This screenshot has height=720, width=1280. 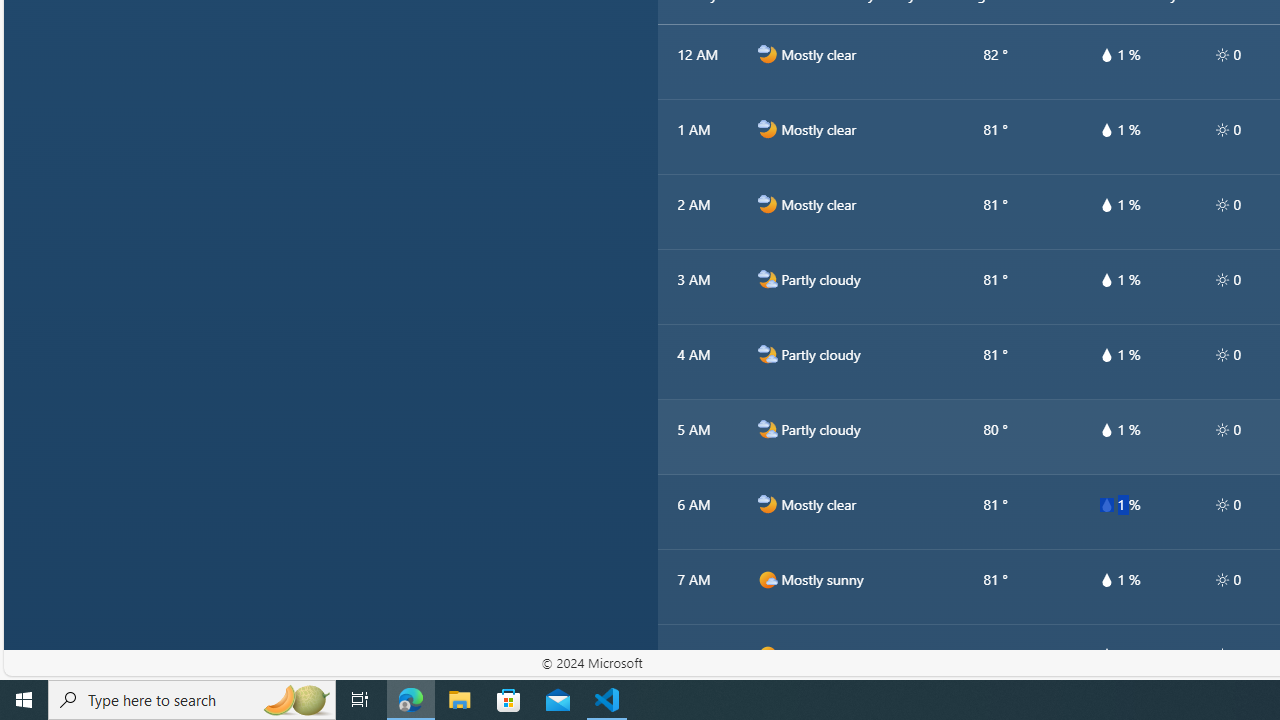 I want to click on 'n1000', so click(x=766, y=504).